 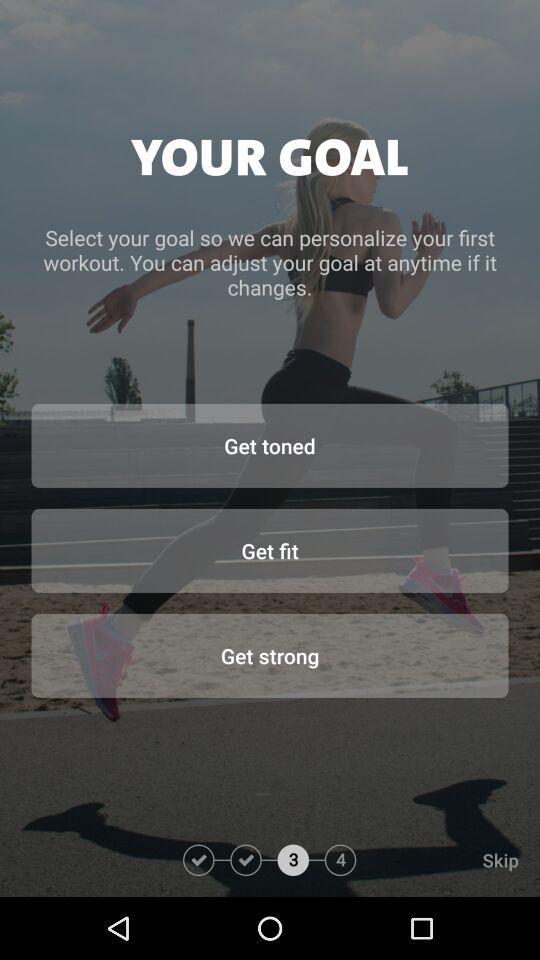 What do you see at coordinates (270, 550) in the screenshot?
I see `the get fit icon` at bounding box center [270, 550].